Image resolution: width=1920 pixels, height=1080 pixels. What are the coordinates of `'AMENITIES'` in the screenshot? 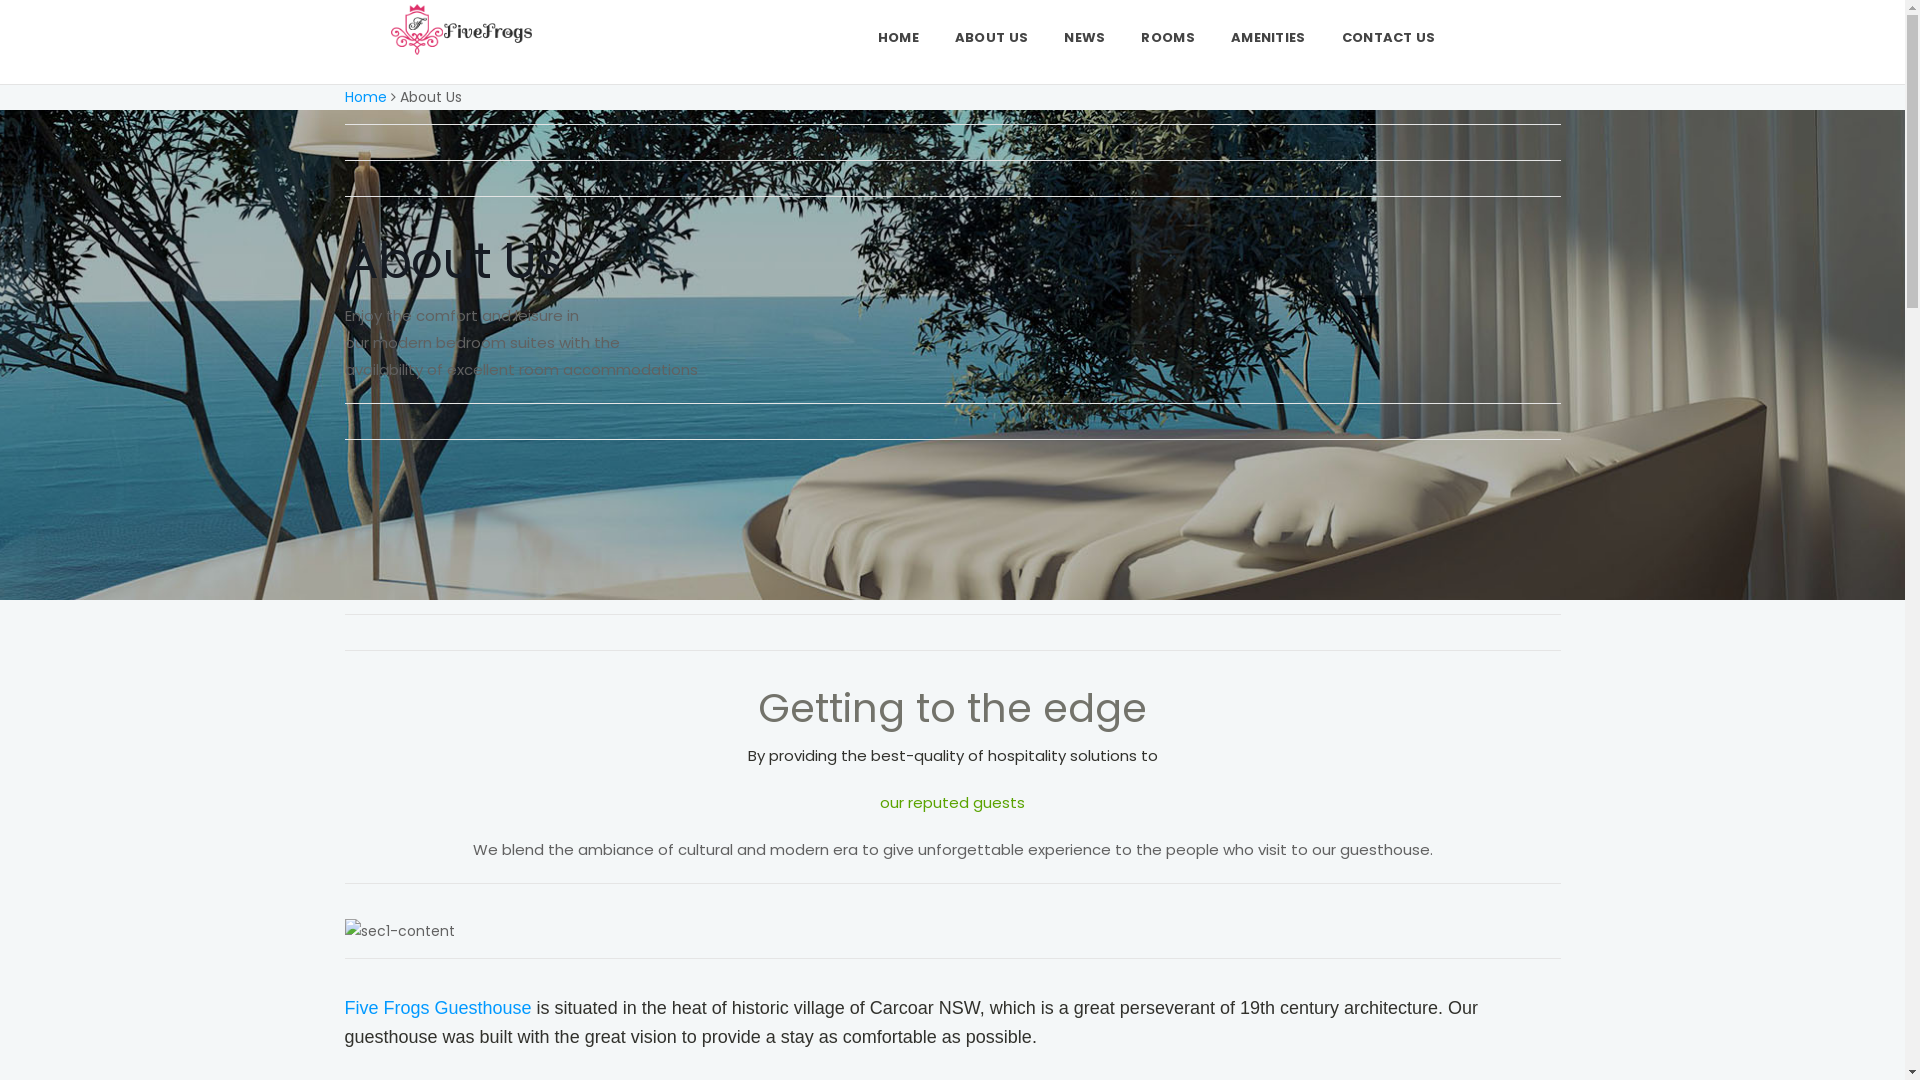 It's located at (1212, 37).